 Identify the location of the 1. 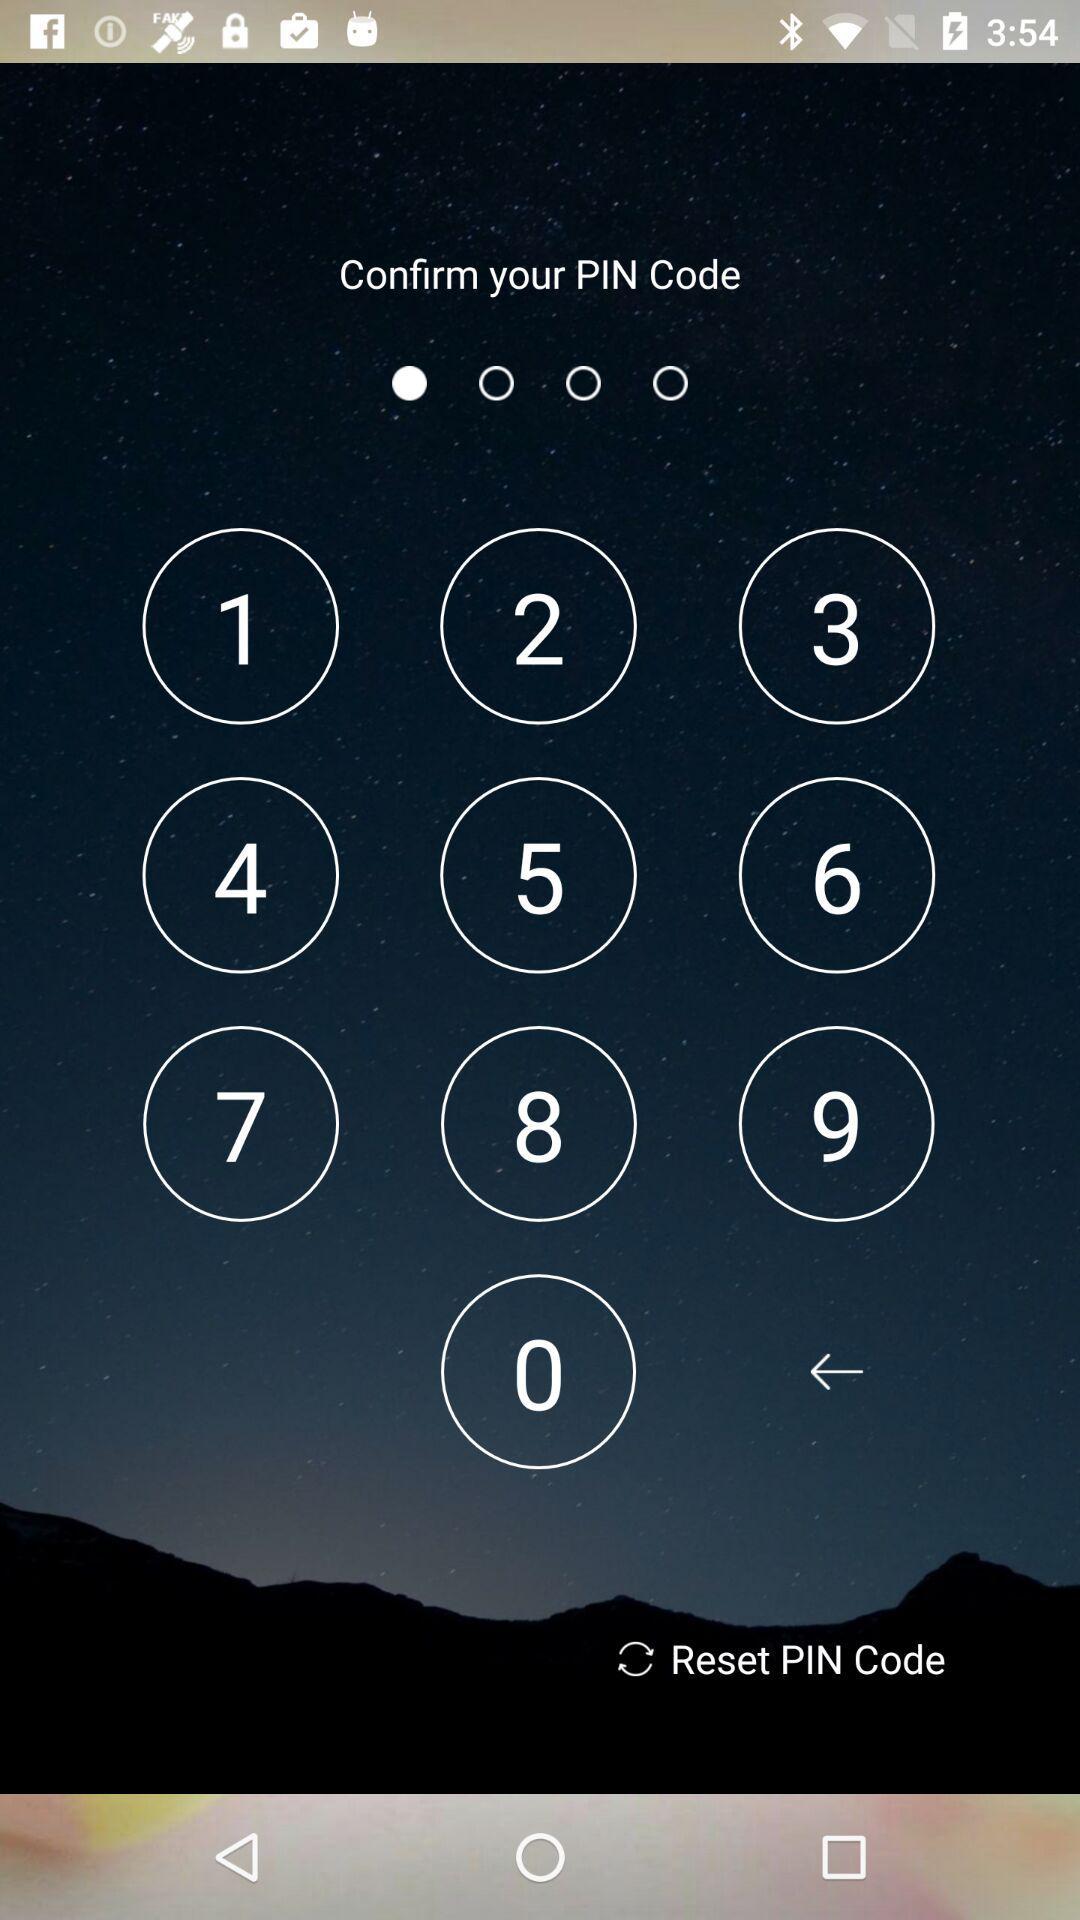
(239, 625).